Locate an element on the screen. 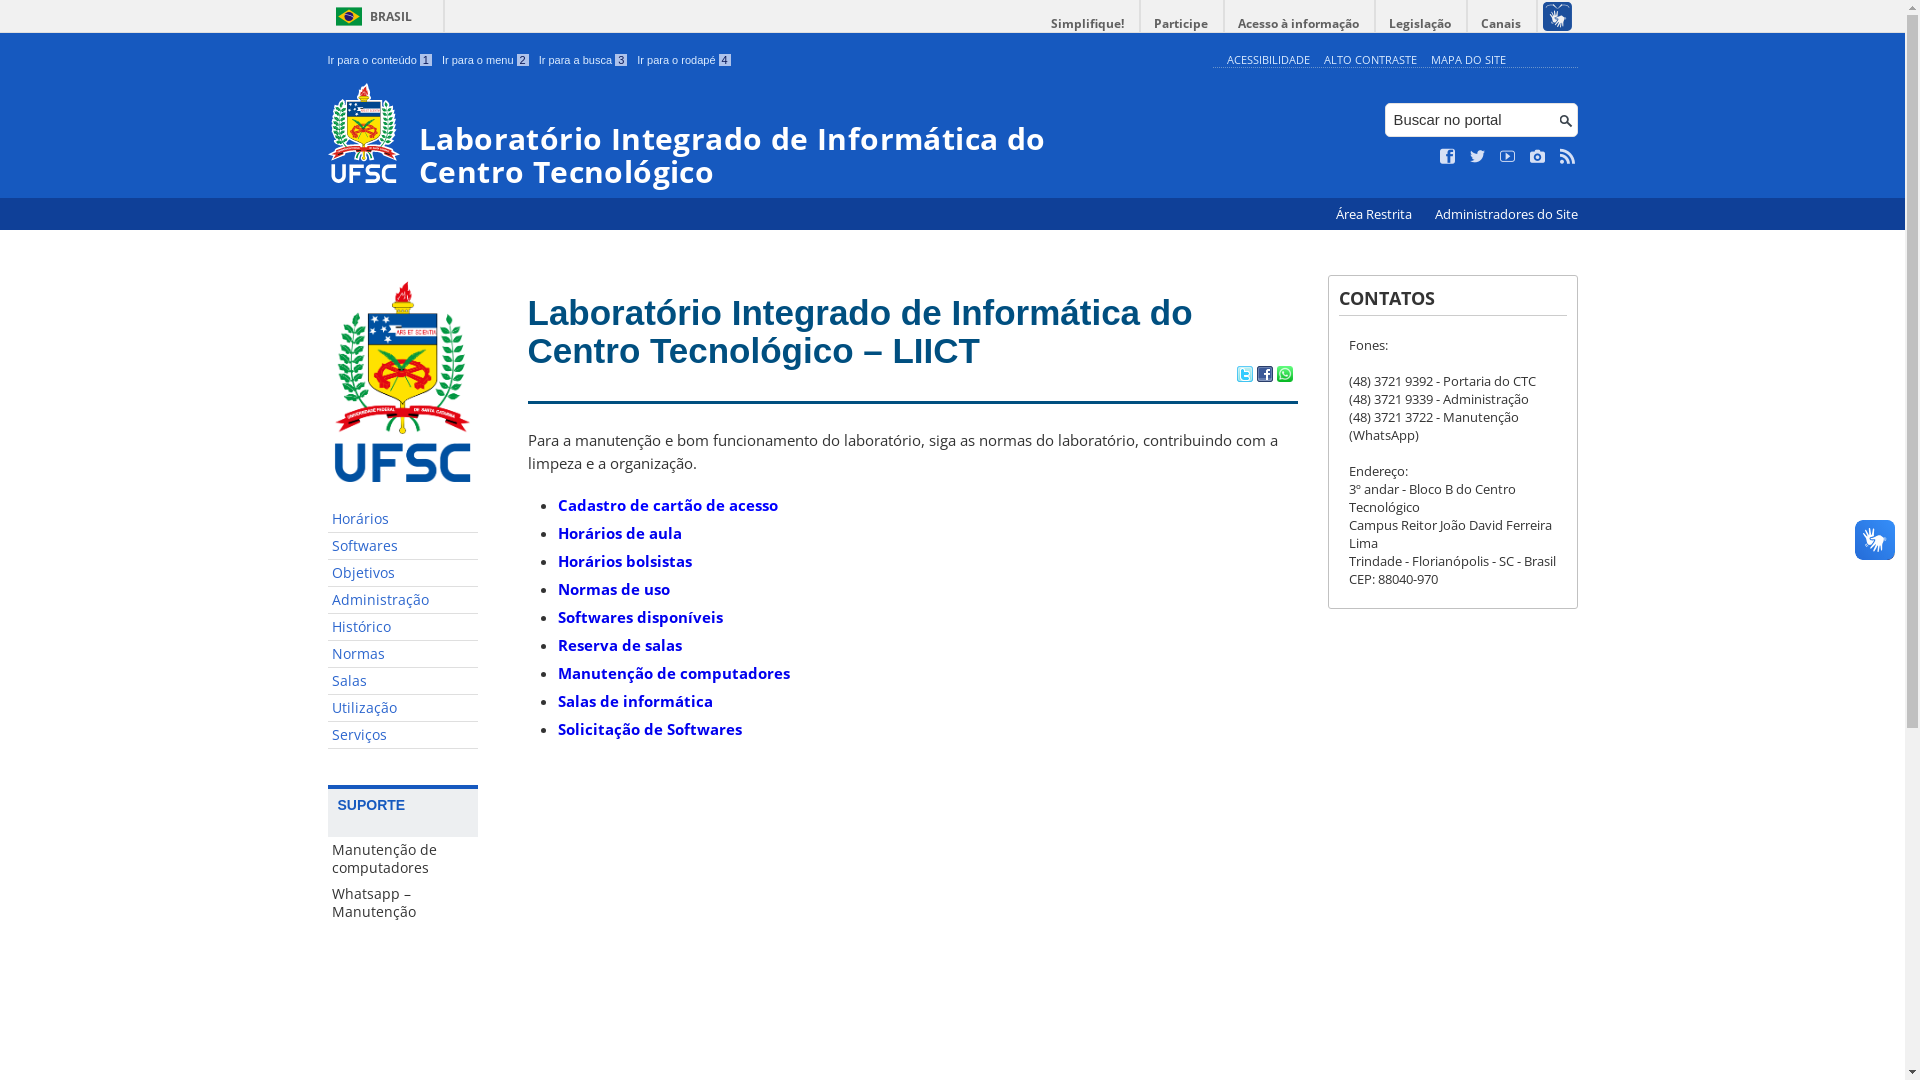 This screenshot has width=1920, height=1080. 'Administradores do Site' is located at coordinates (1505, 214).